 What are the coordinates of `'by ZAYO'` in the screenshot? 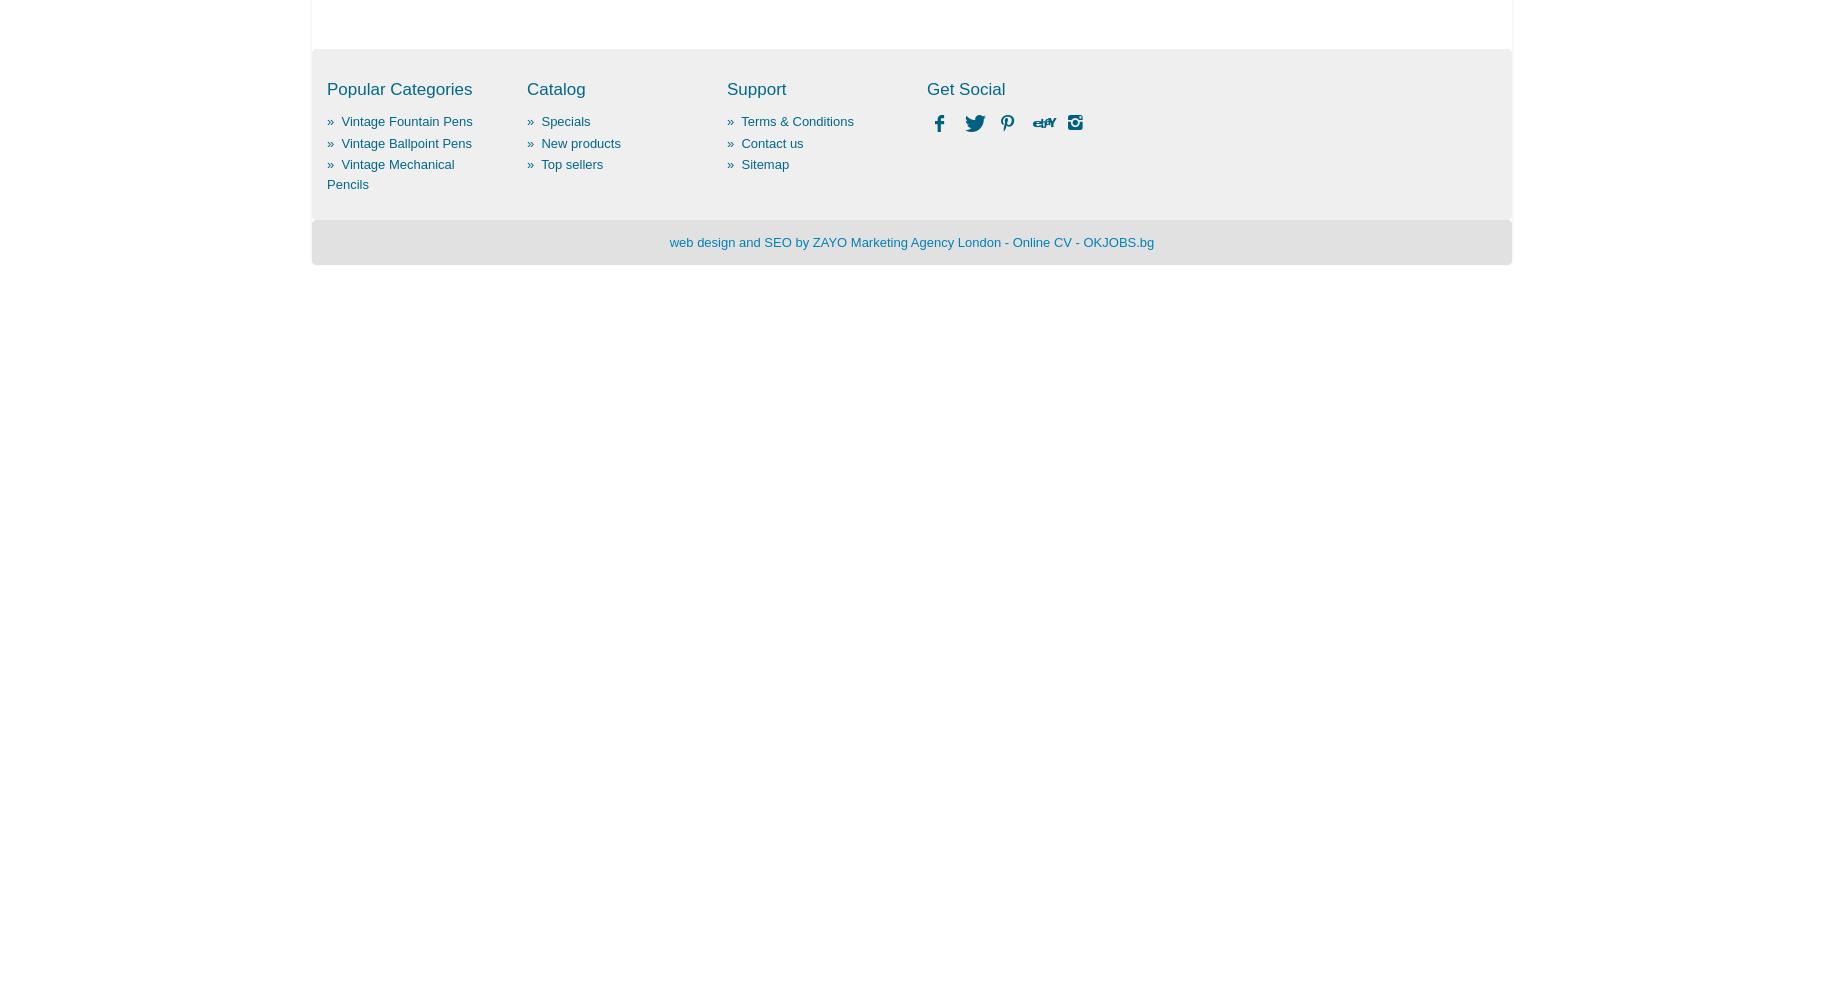 It's located at (820, 240).